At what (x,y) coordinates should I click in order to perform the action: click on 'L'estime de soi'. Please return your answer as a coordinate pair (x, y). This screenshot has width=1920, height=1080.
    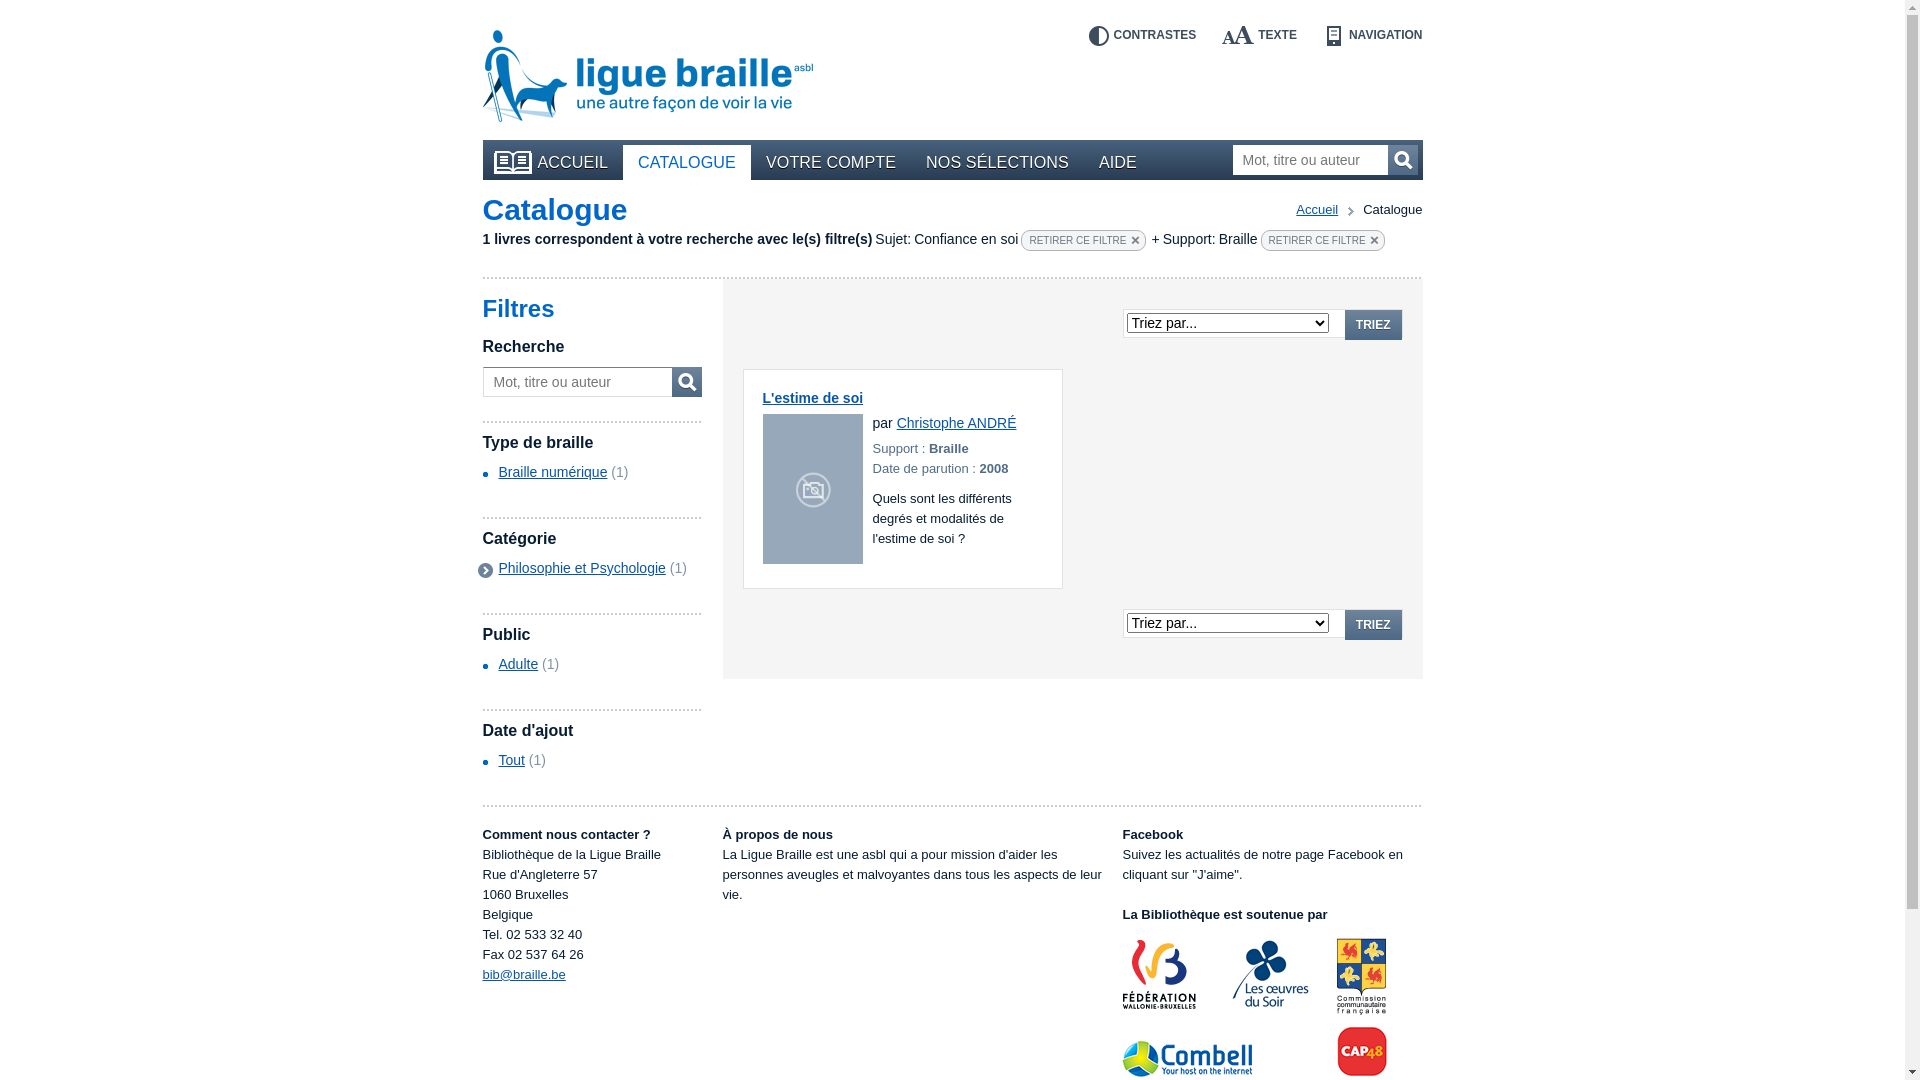
    Looking at the image, I should click on (813, 397).